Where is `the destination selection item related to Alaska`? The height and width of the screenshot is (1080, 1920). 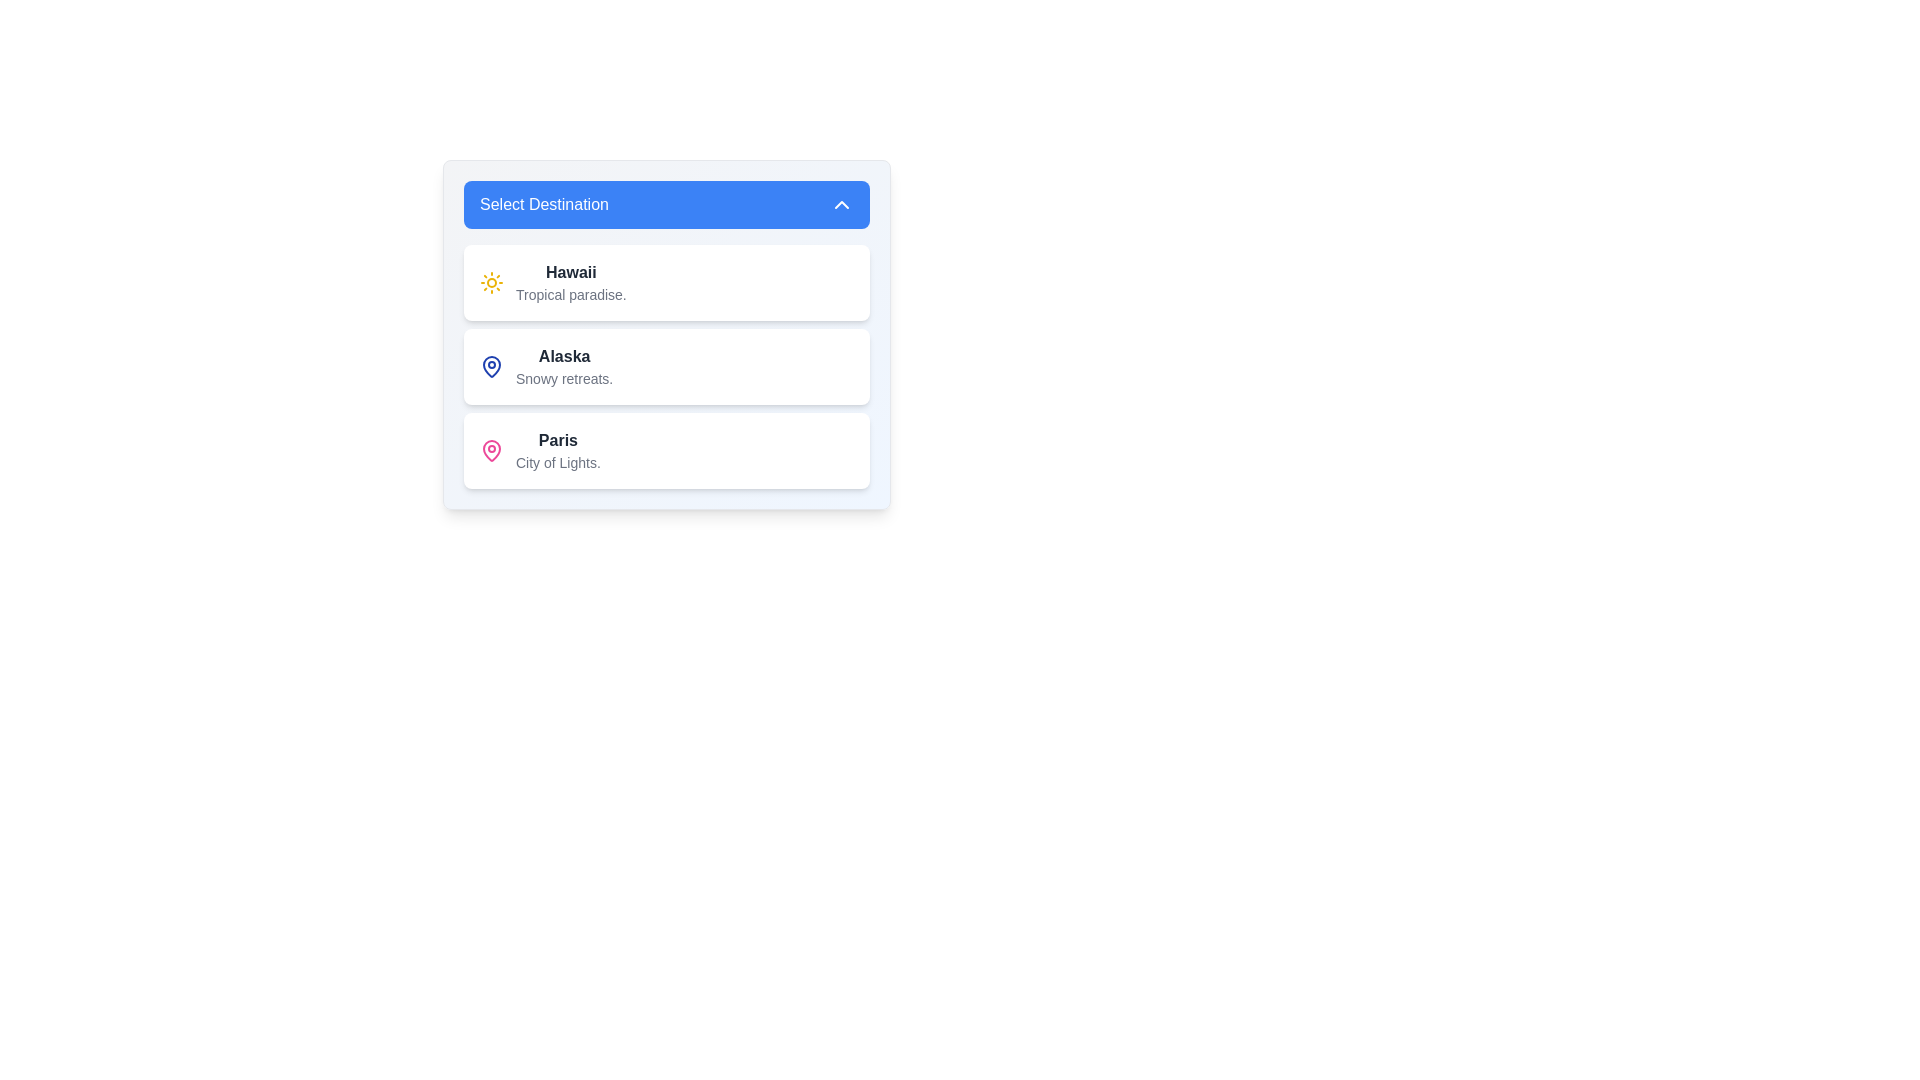 the destination selection item related to Alaska is located at coordinates (546, 366).